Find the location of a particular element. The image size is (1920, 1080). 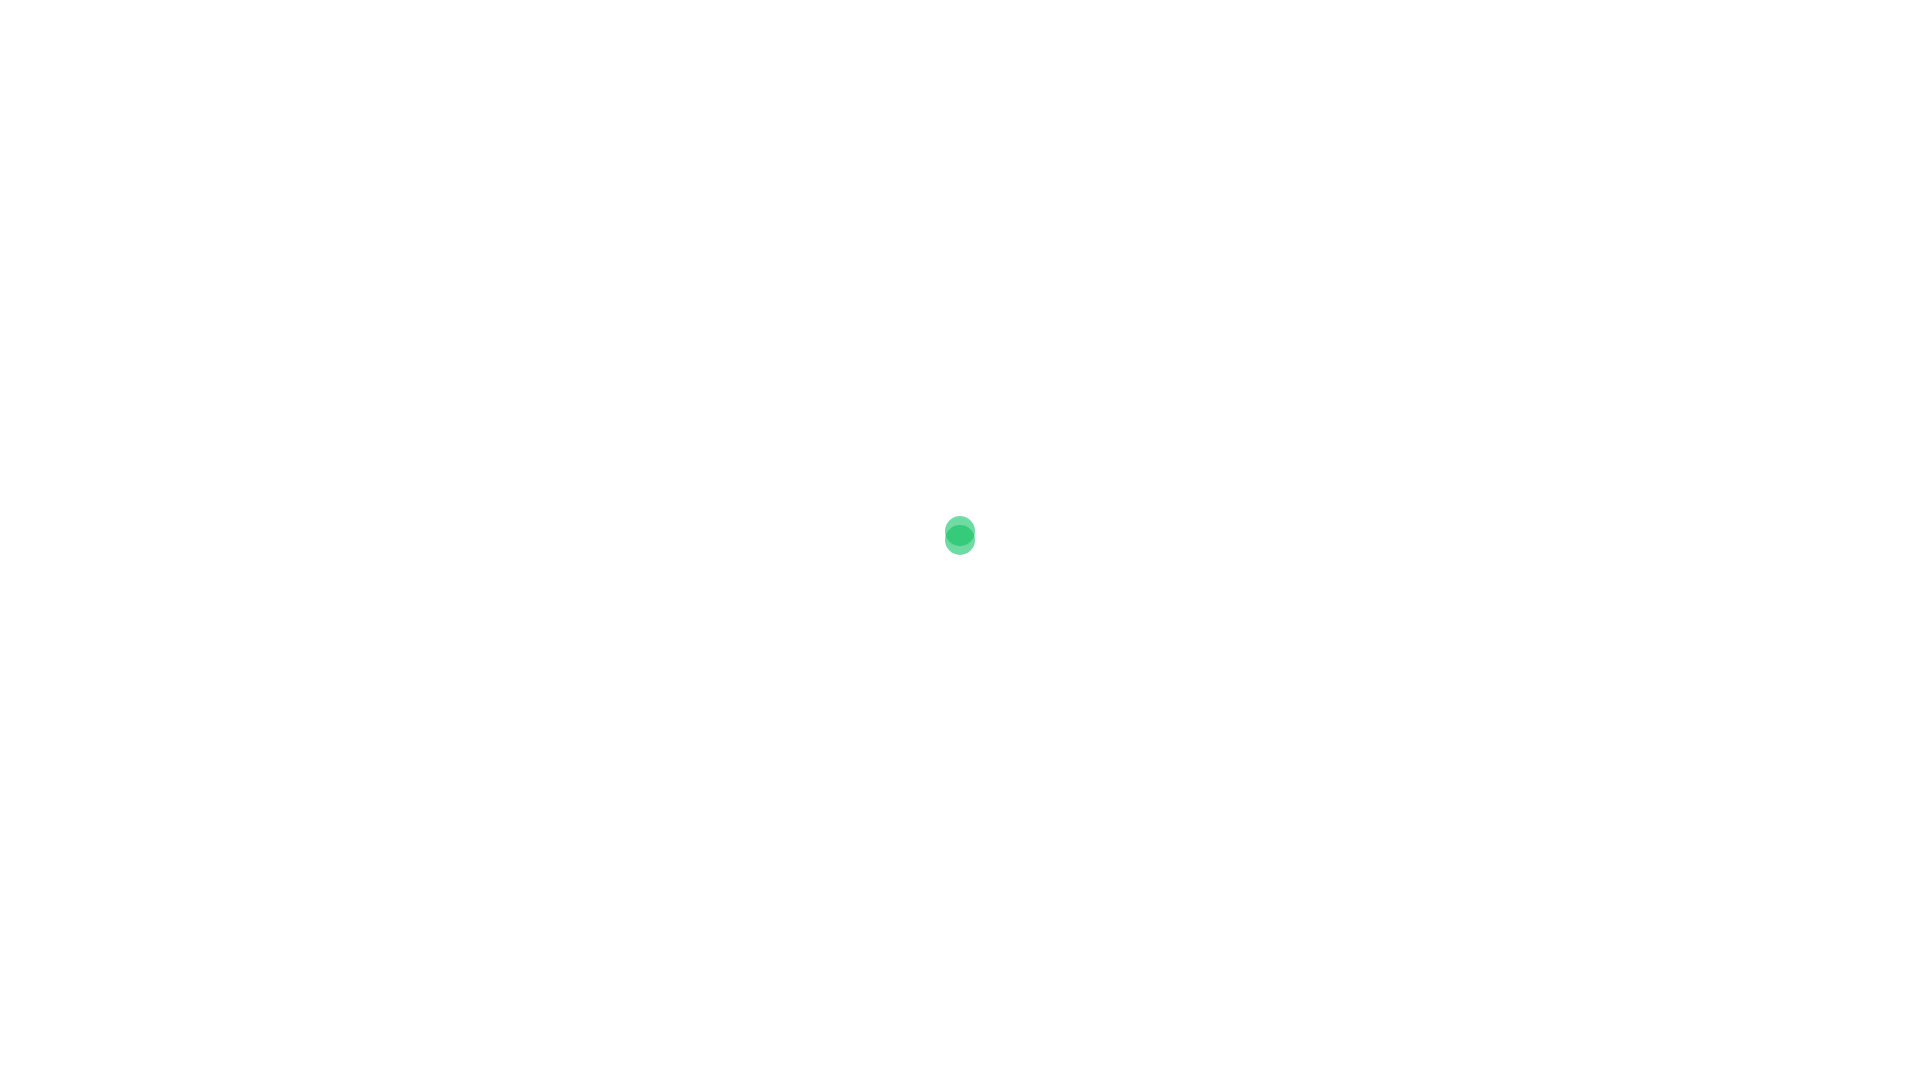

'Klimaattafel' is located at coordinates (491, 386).